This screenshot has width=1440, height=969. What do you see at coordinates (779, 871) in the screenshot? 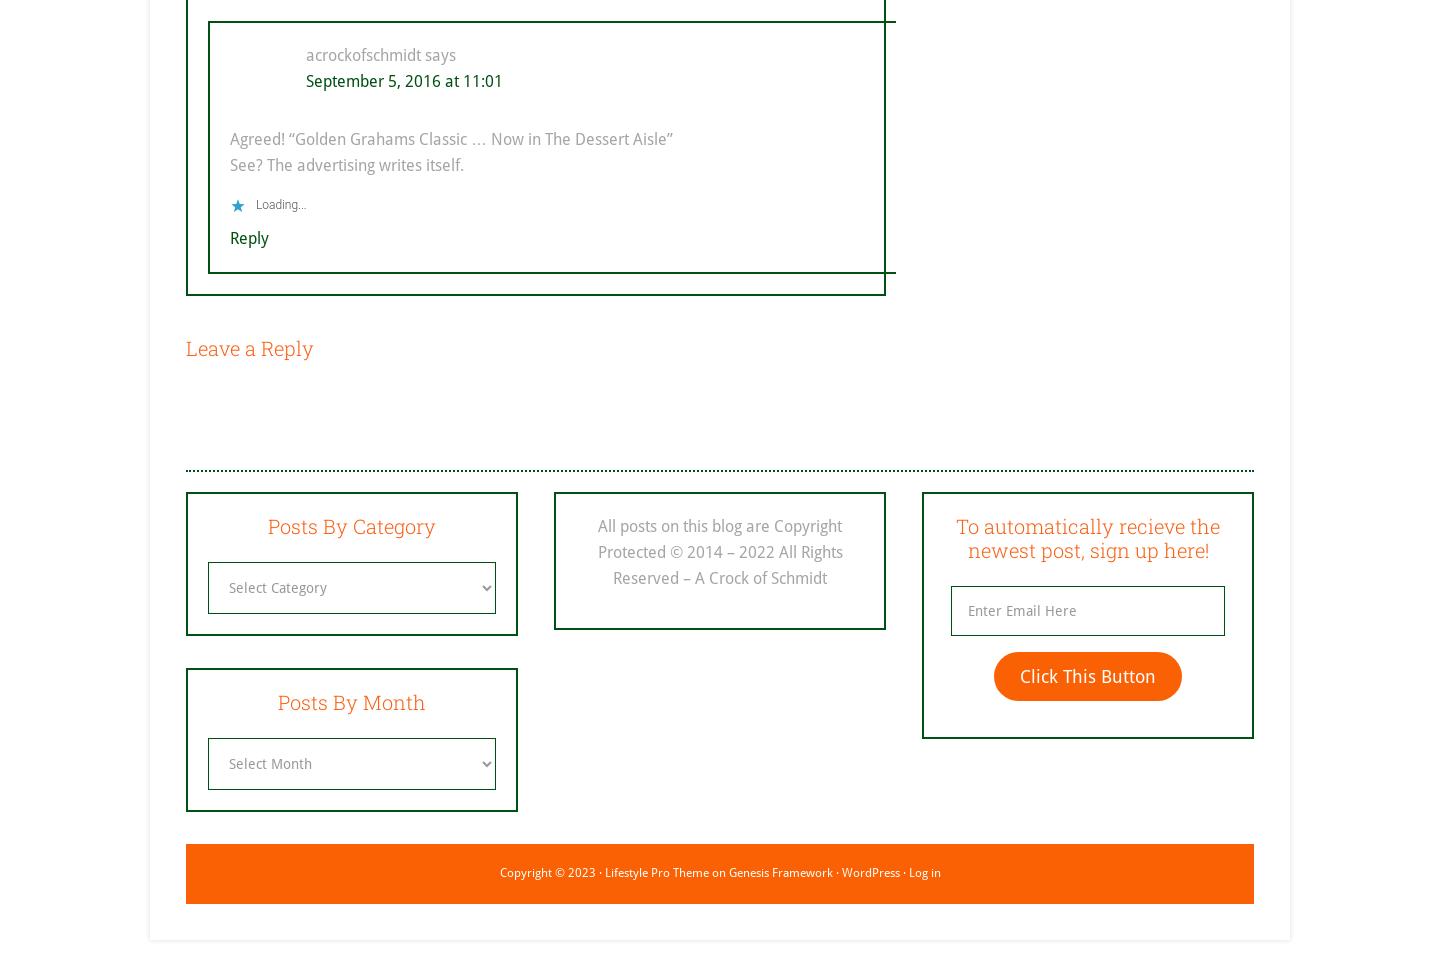
I see `'Genesis Framework'` at bounding box center [779, 871].